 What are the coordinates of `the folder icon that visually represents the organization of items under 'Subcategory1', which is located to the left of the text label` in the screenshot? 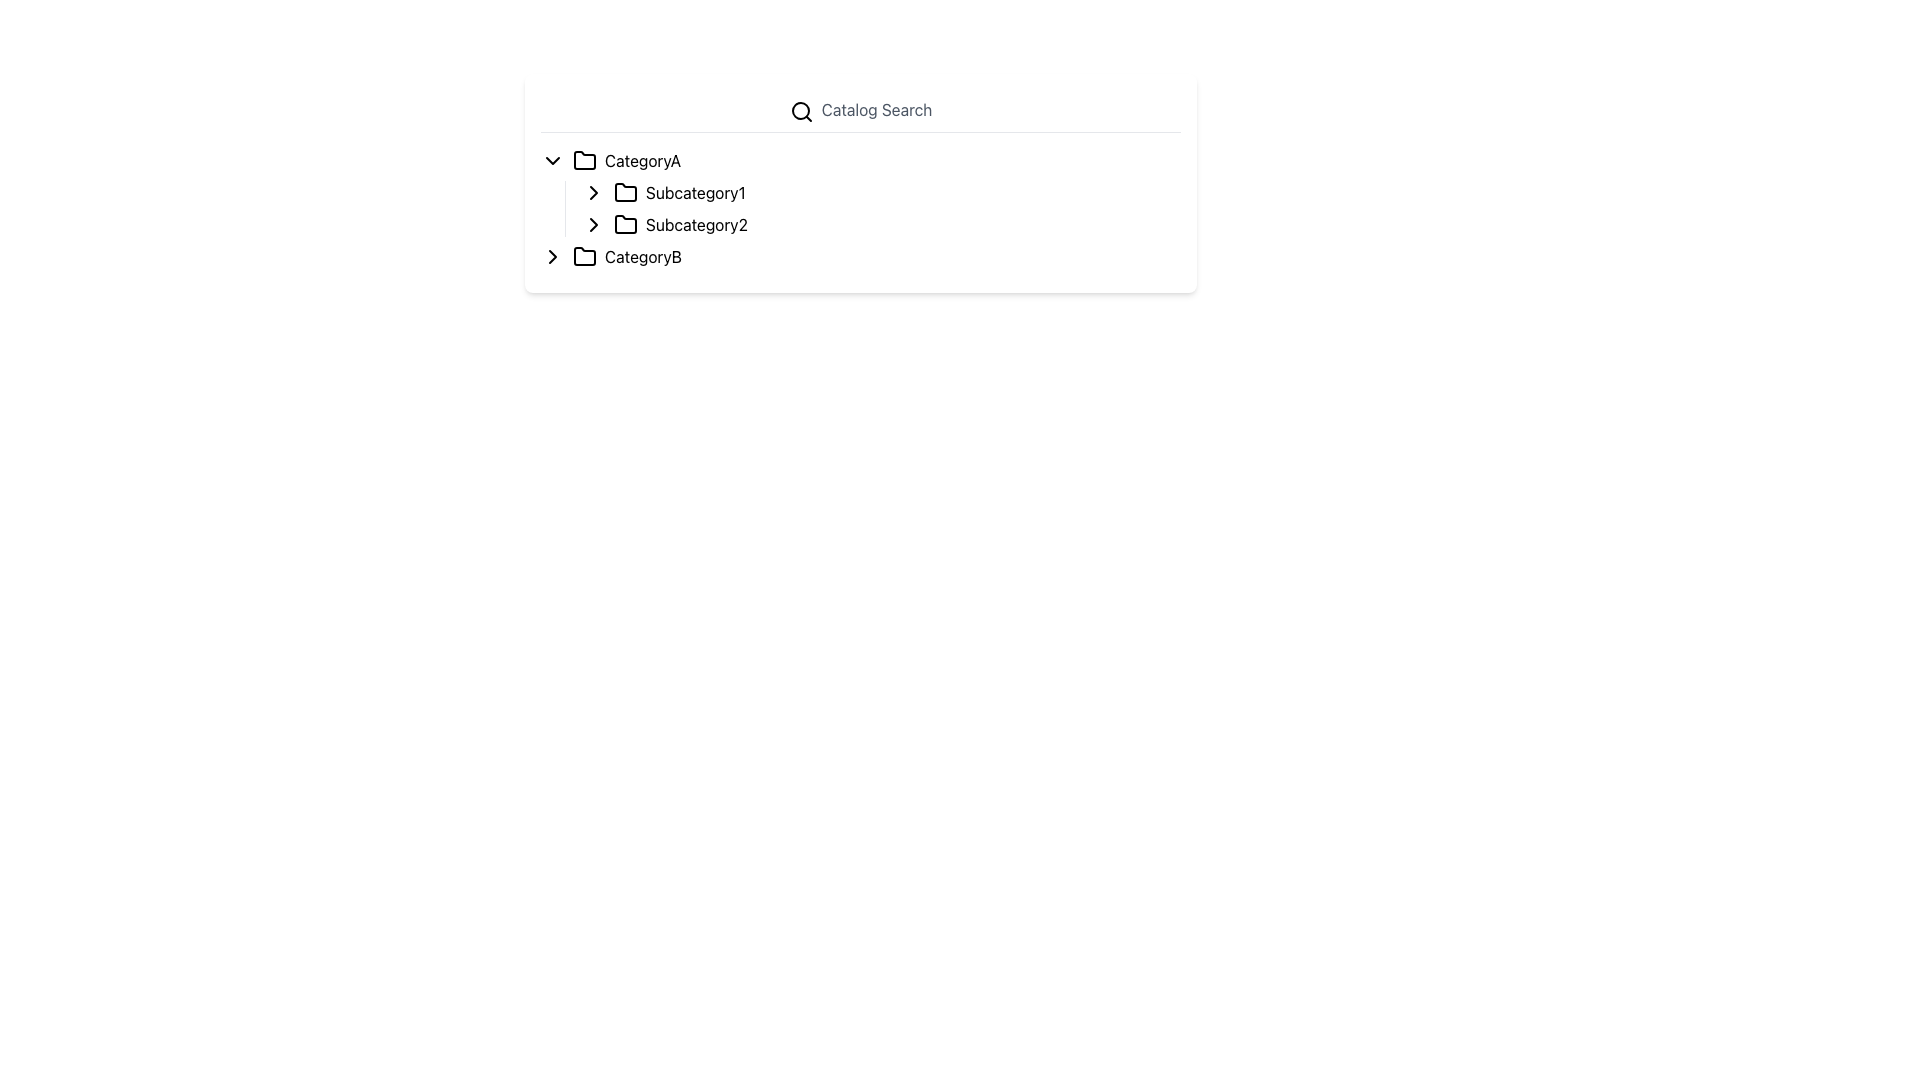 It's located at (624, 192).